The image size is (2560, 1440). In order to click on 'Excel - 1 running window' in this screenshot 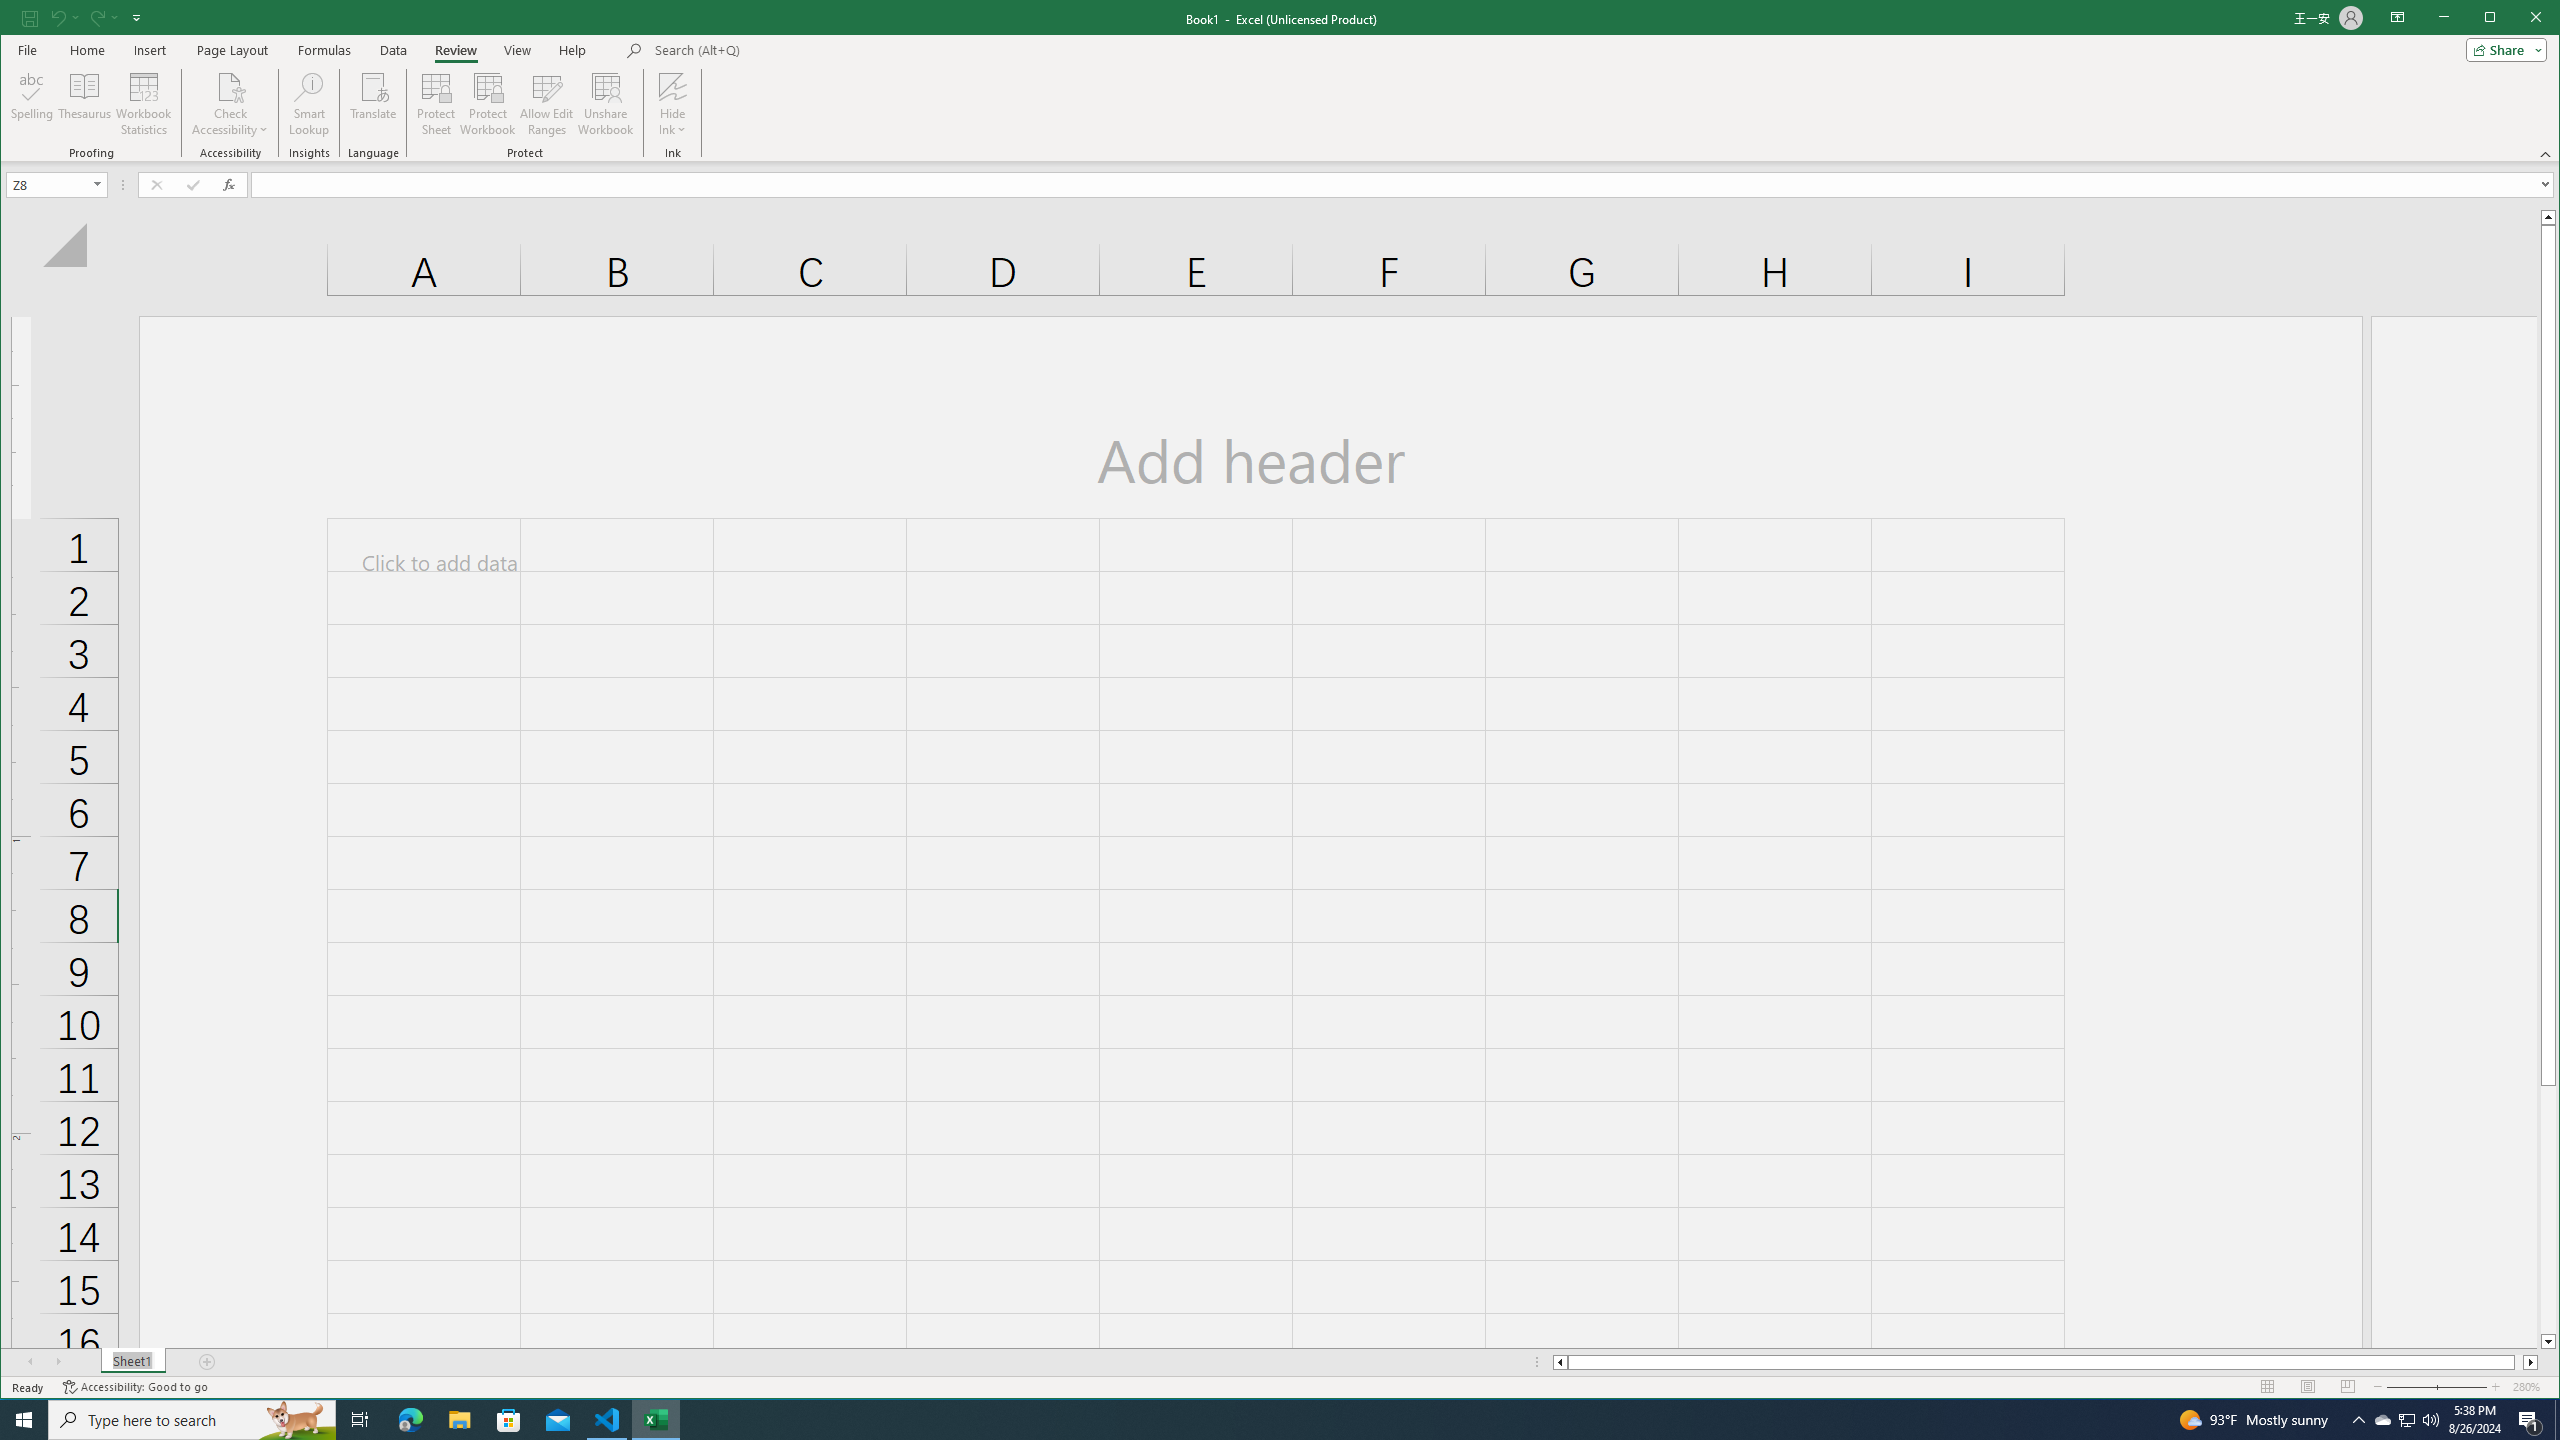, I will do `click(656, 1418)`.